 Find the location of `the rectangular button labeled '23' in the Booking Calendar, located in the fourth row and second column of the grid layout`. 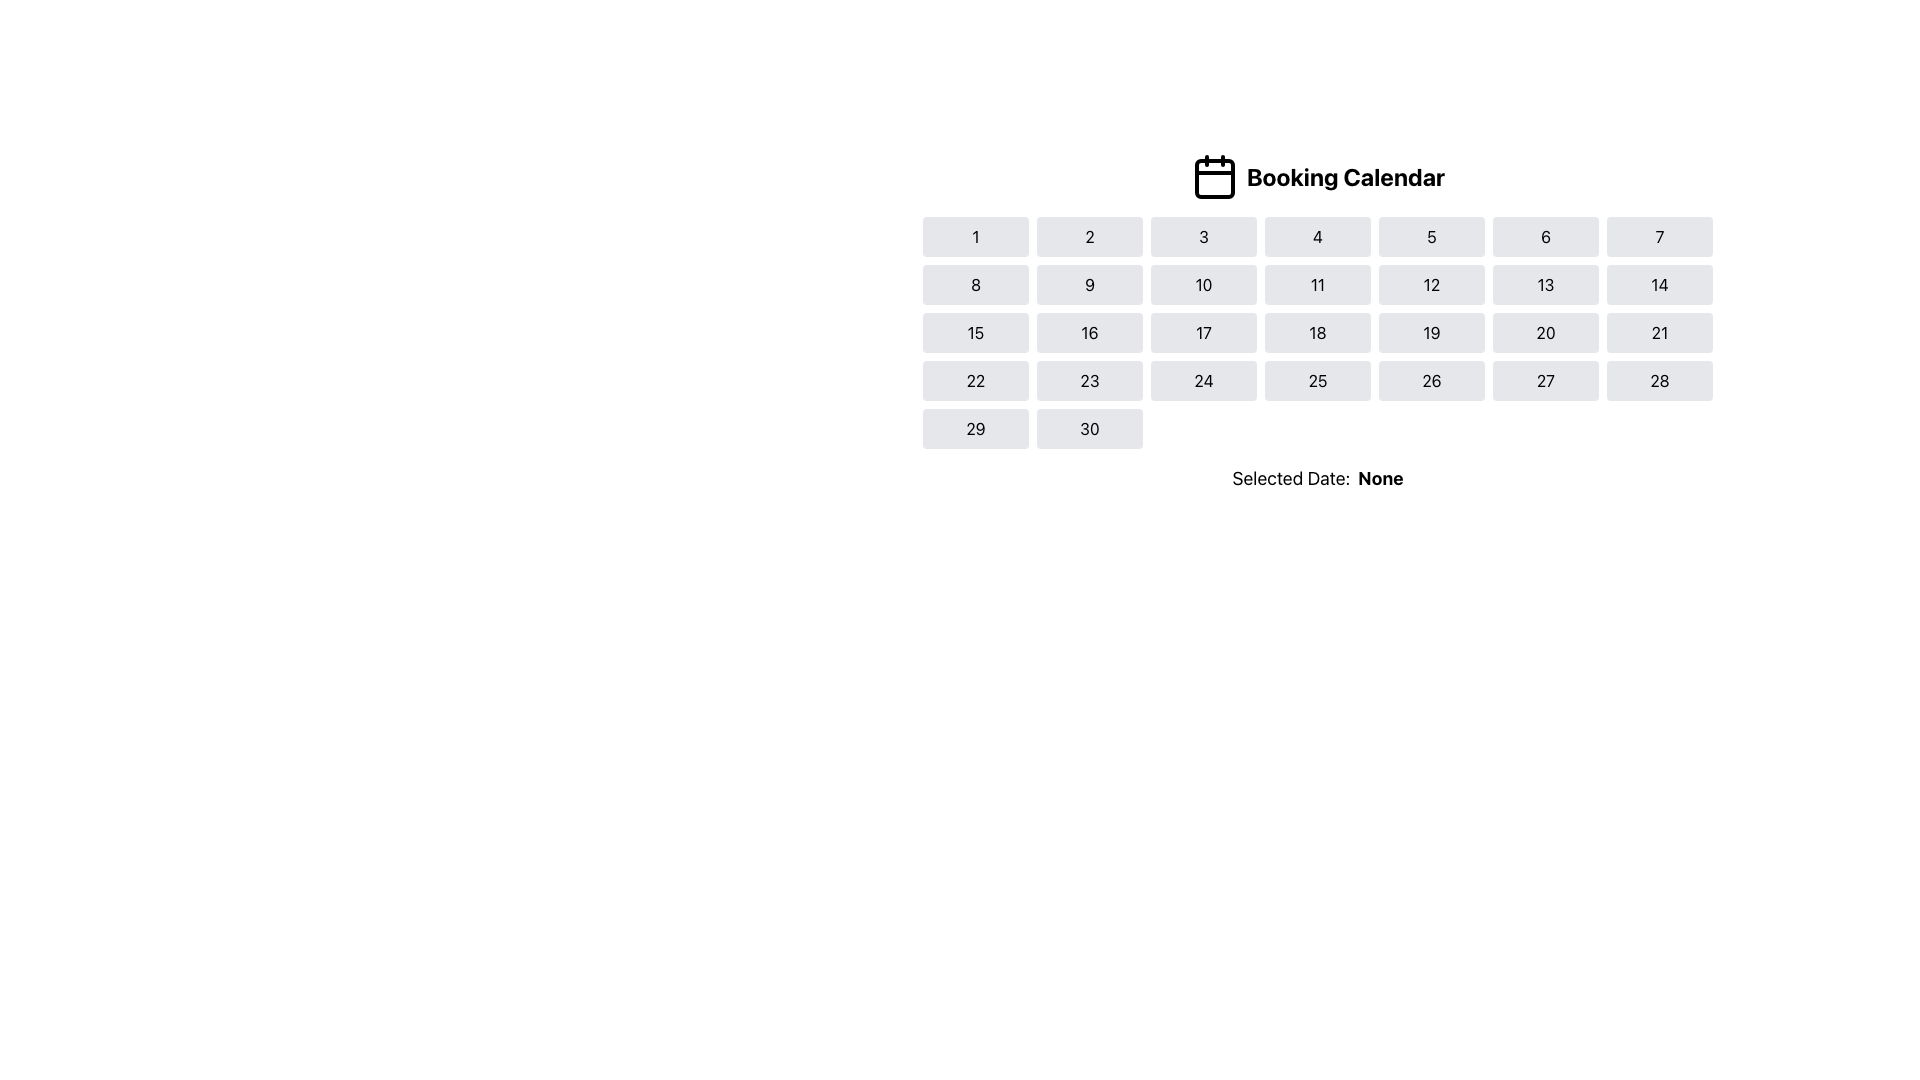

the rectangular button labeled '23' in the Booking Calendar, located in the fourth row and second column of the grid layout is located at coordinates (1088, 381).